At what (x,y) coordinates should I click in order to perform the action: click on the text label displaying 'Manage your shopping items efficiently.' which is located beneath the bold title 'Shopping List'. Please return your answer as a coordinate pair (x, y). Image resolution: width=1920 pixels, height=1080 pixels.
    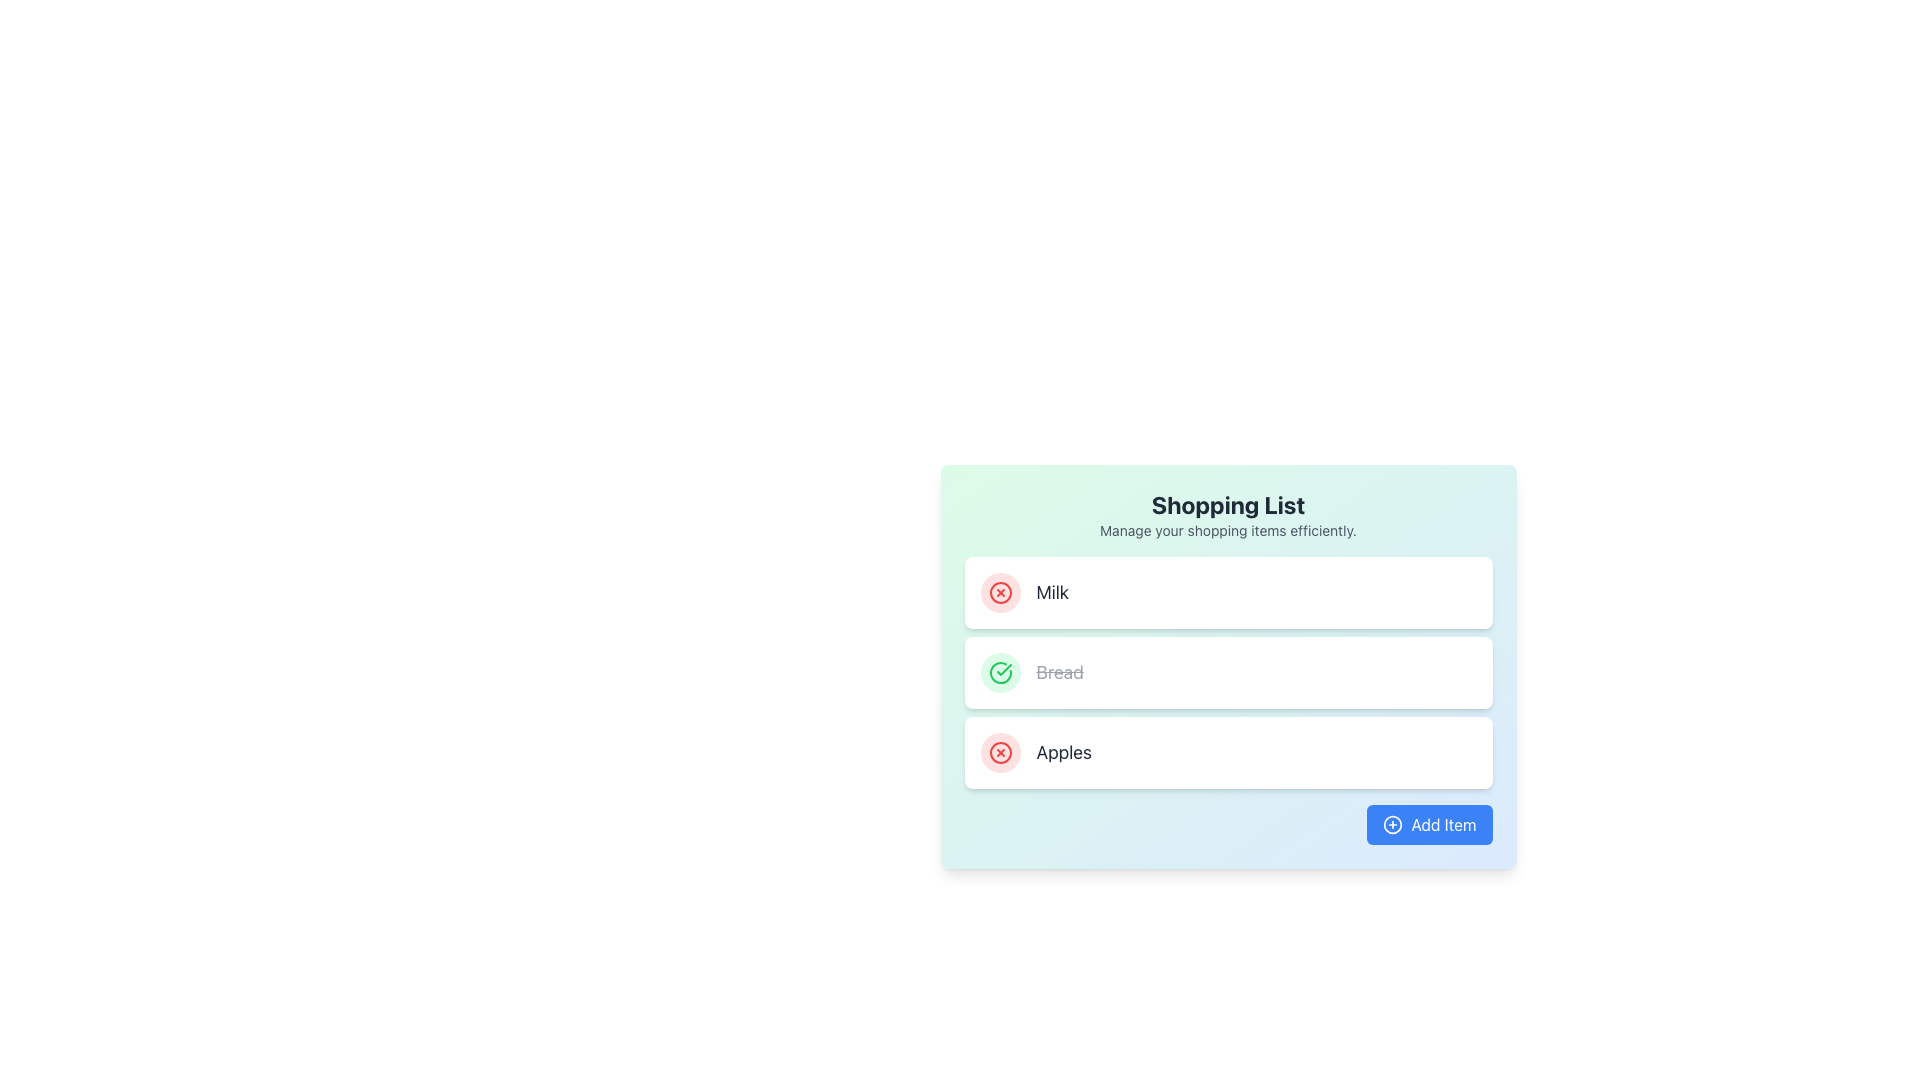
    Looking at the image, I should click on (1227, 530).